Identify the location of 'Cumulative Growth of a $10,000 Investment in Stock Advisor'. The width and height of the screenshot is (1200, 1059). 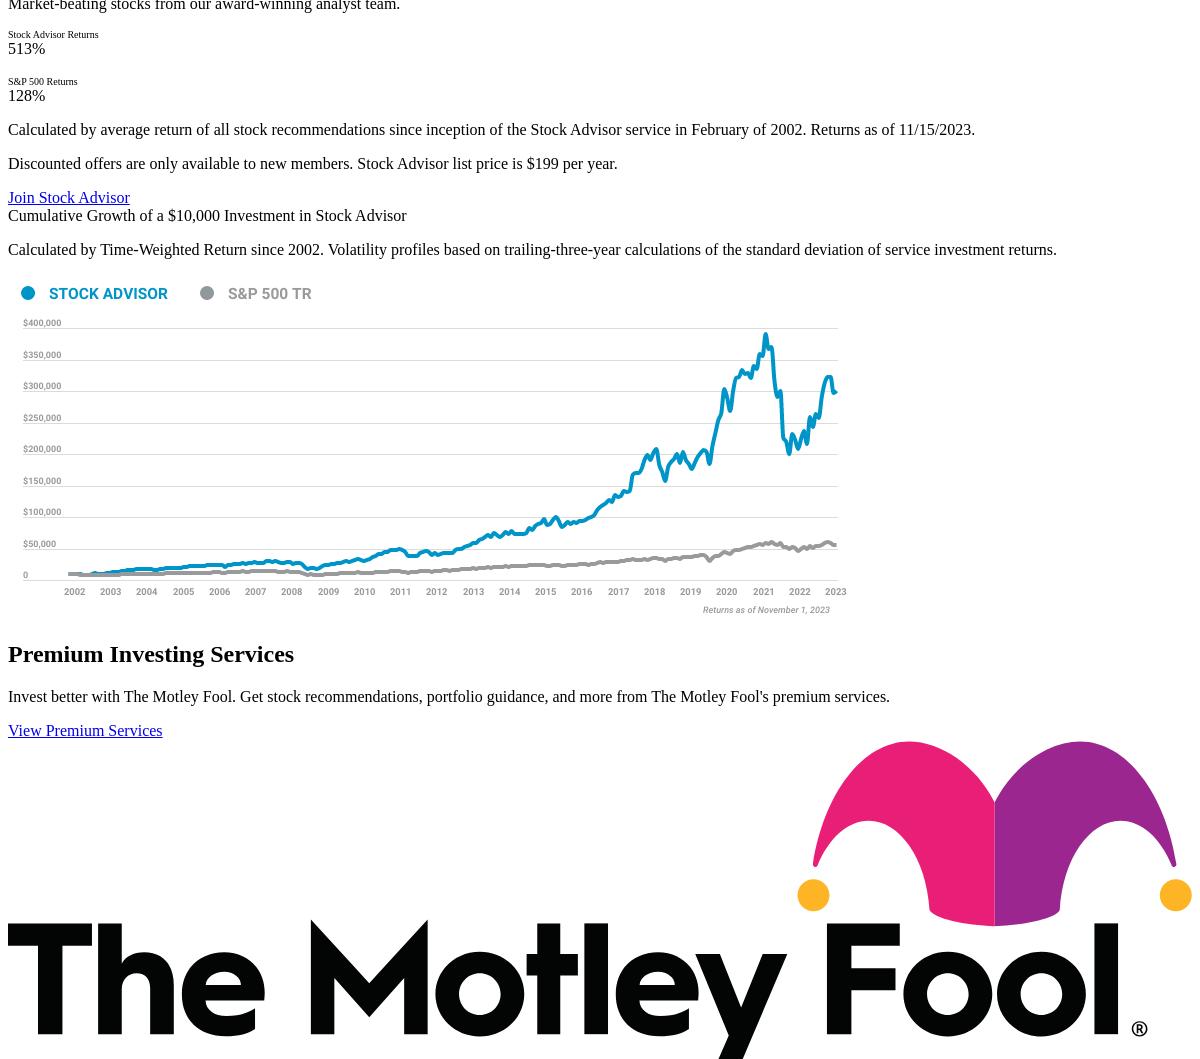
(205, 215).